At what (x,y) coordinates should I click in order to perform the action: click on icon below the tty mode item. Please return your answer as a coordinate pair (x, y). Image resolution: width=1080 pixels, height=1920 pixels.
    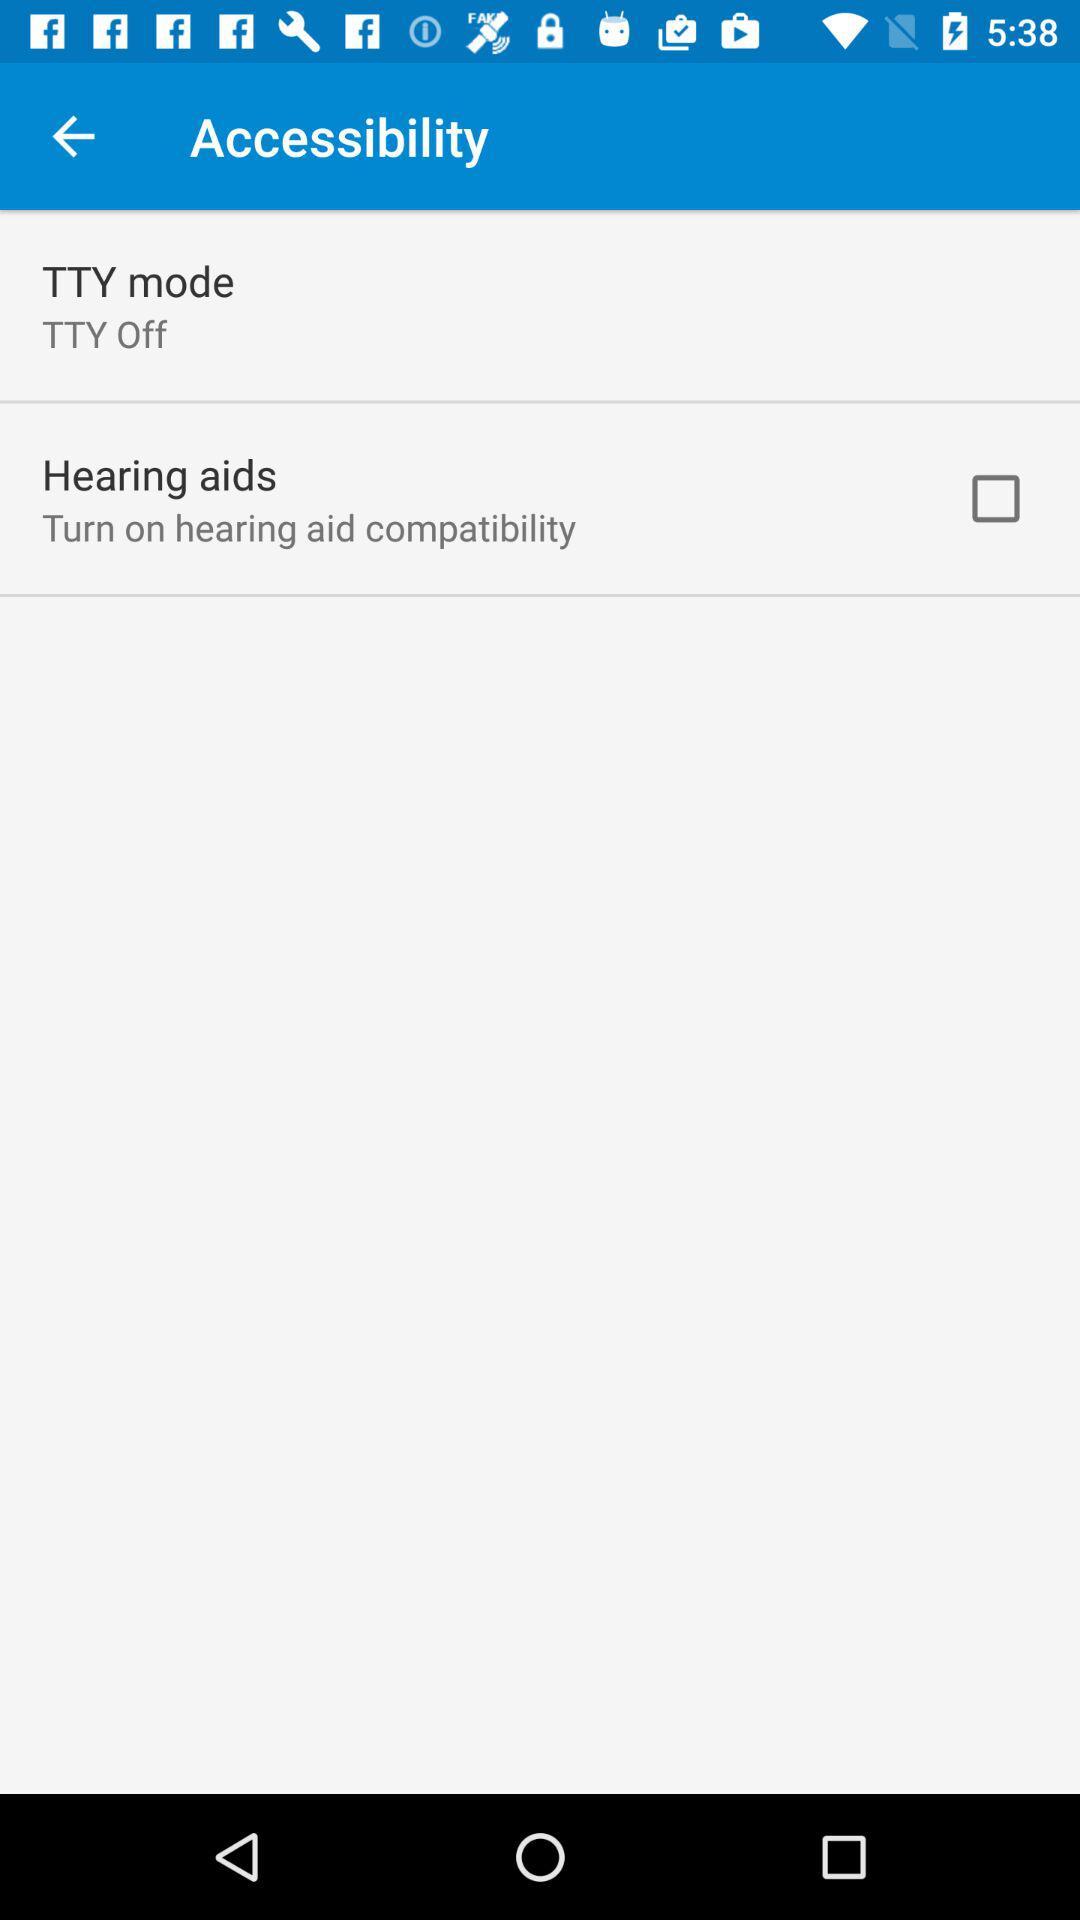
    Looking at the image, I should click on (104, 333).